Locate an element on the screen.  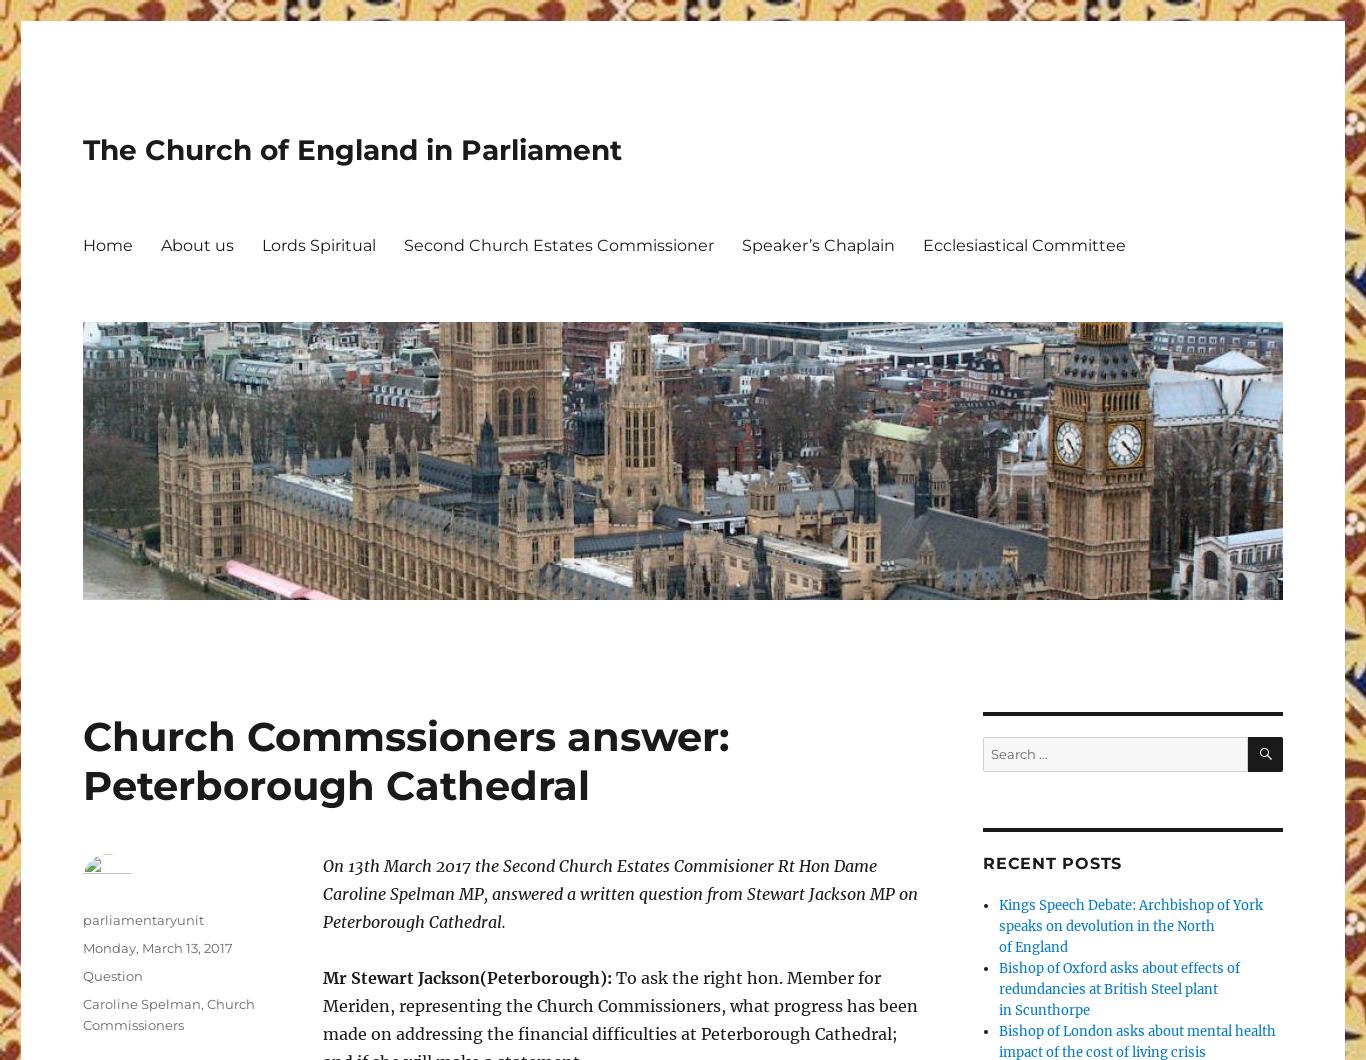
'Bishop of Oxford asks about effects of redundancies at British Steel plant in Scunthorpe' is located at coordinates (1118, 988).